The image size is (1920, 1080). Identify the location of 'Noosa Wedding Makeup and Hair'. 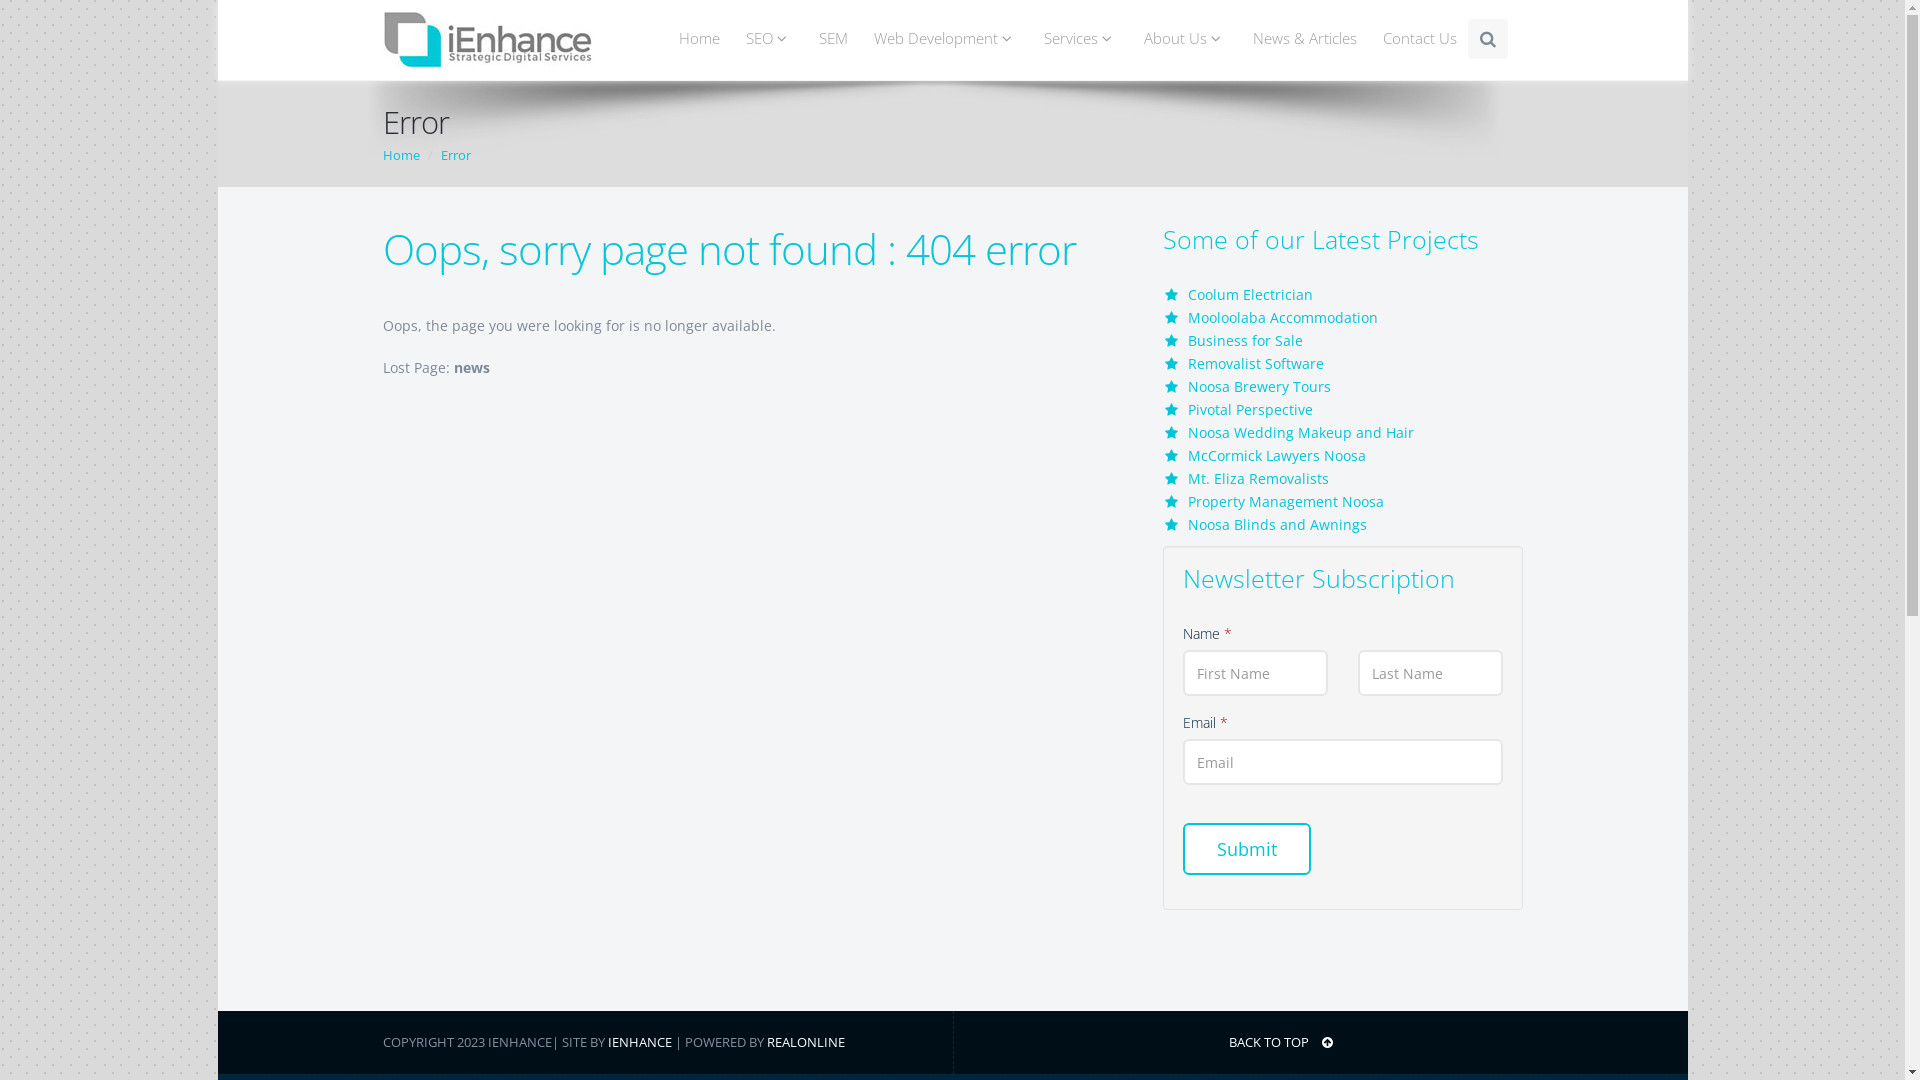
(1300, 431).